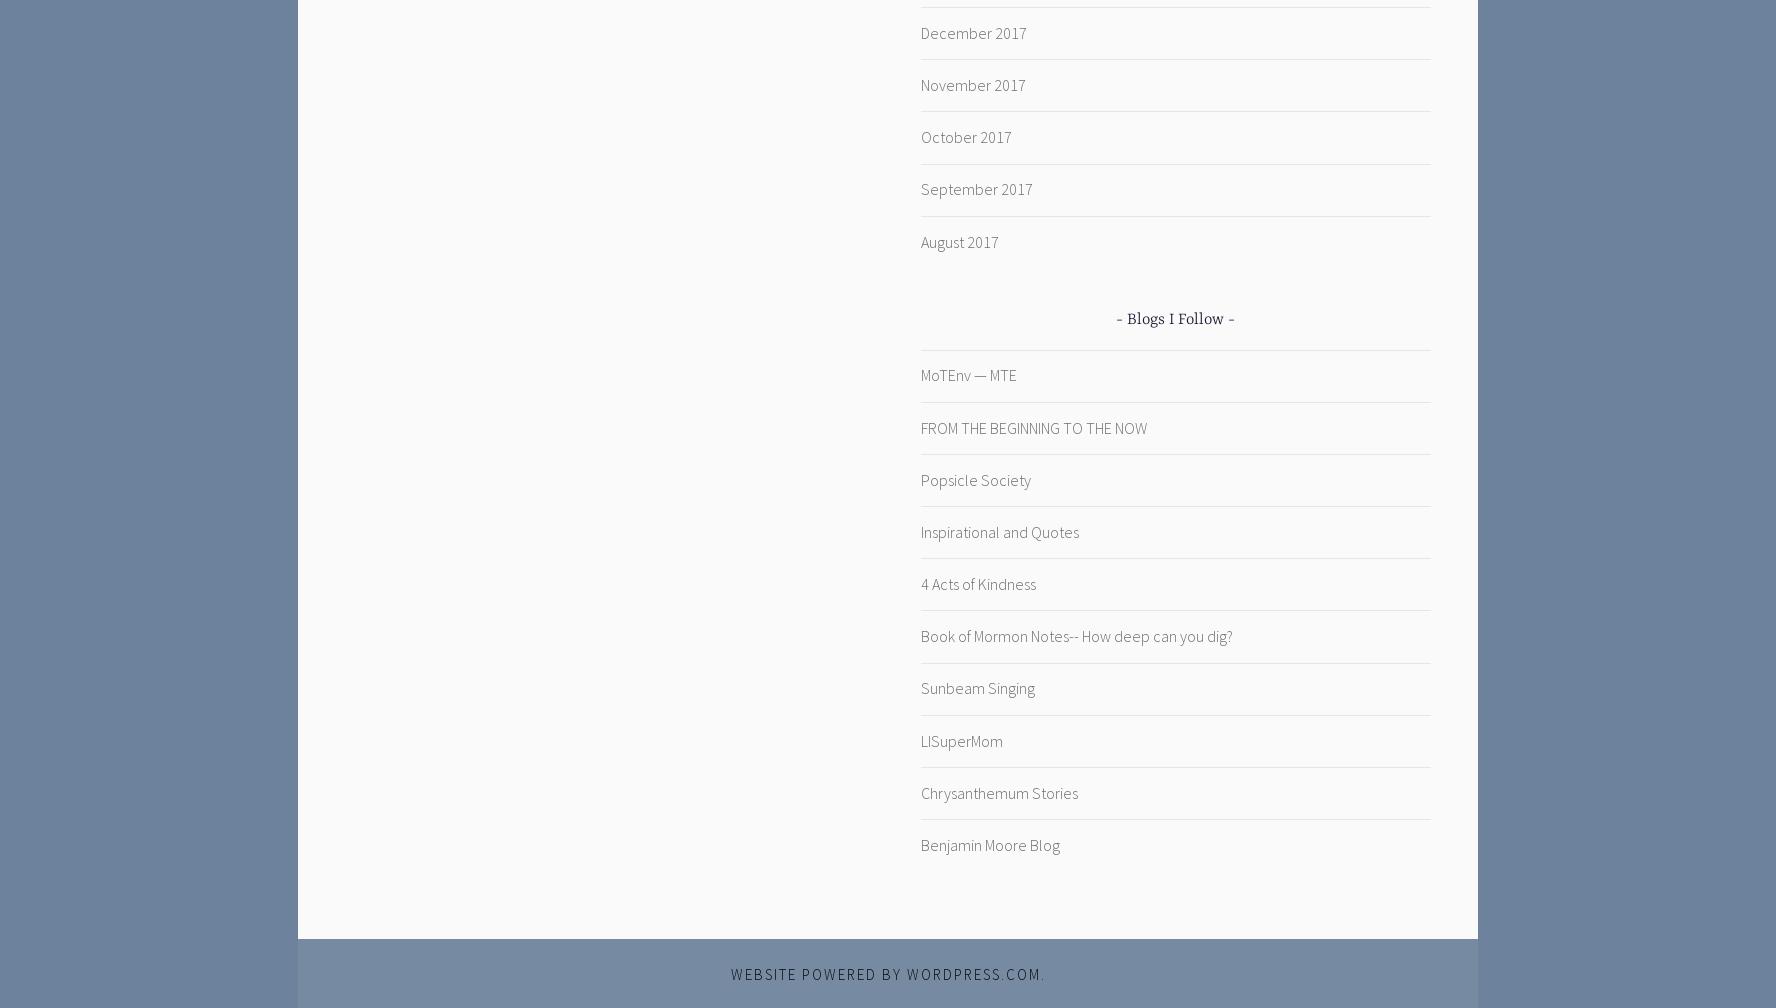  What do you see at coordinates (1032, 426) in the screenshot?
I see `'FROM THE BEGINNING TO THE NOW'` at bounding box center [1032, 426].